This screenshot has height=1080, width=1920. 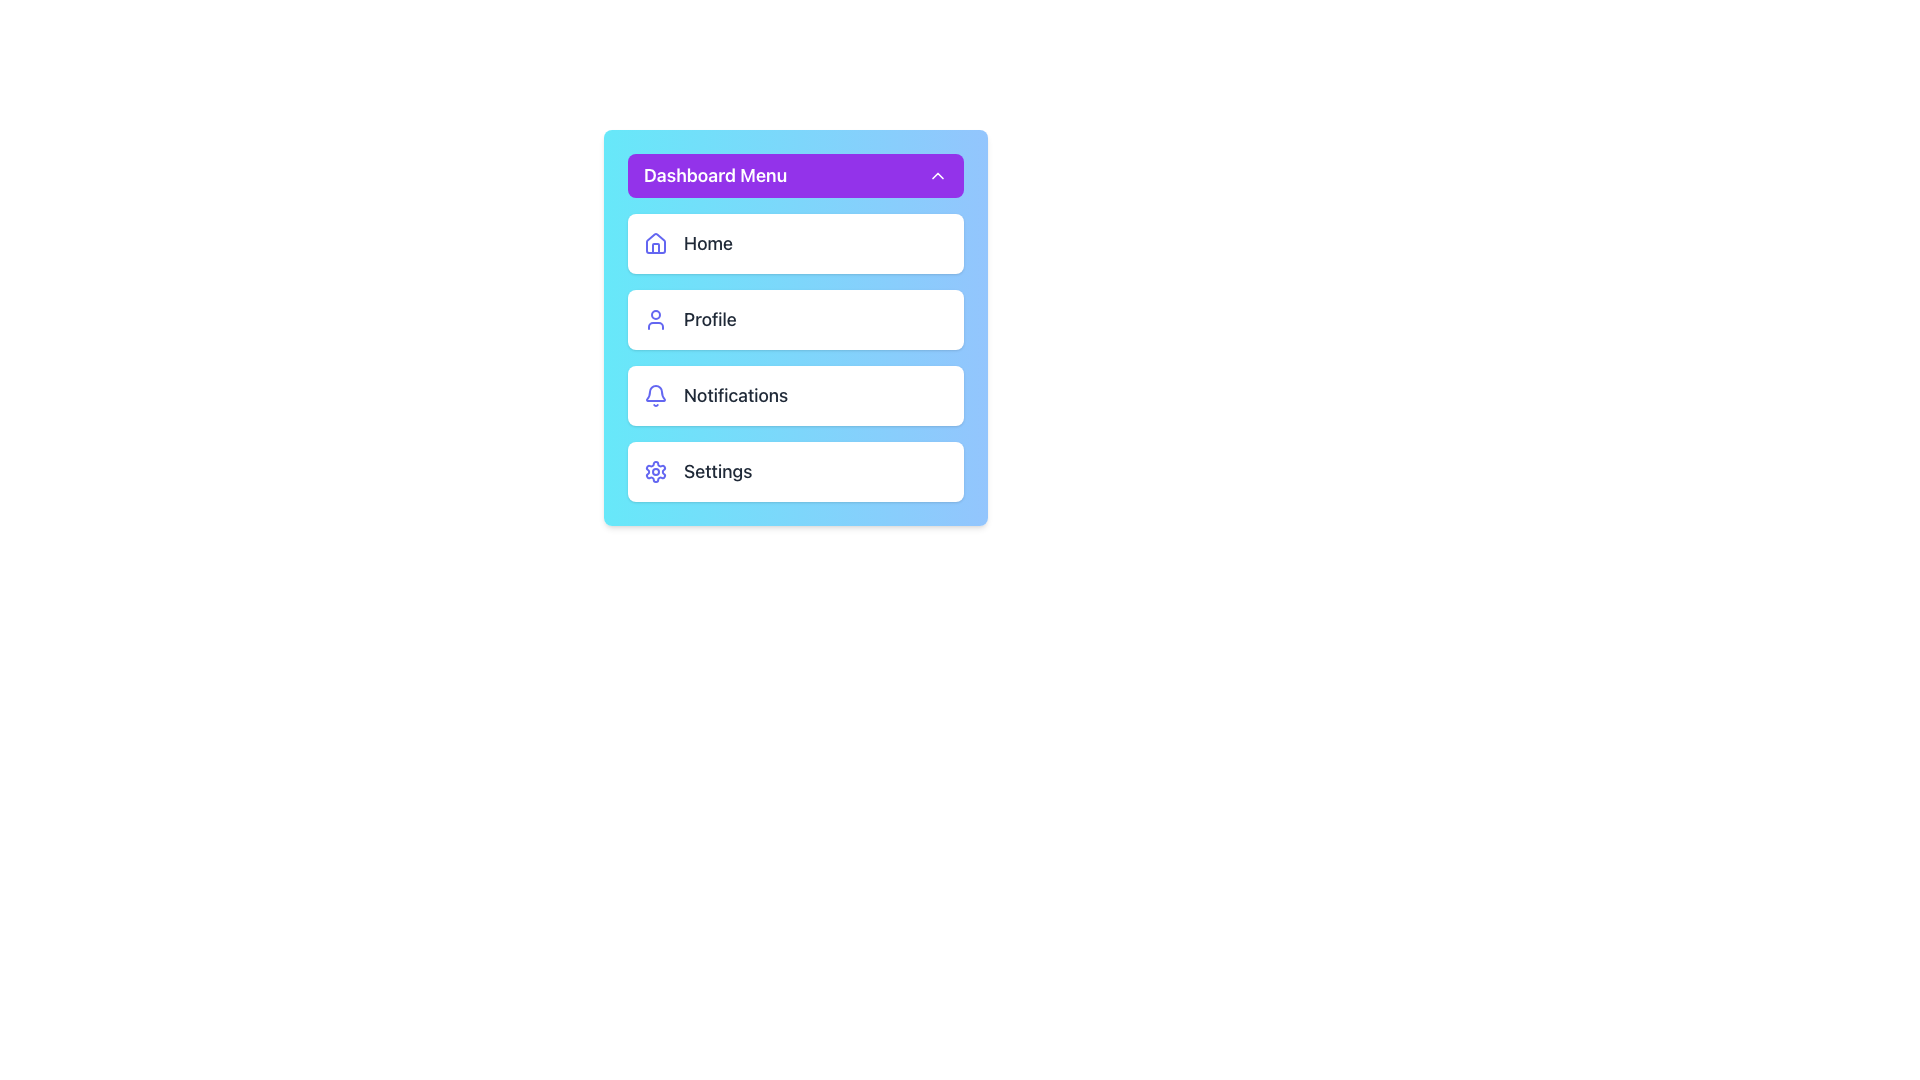 I want to click on the 'Notifications' button, which is the third item in the vertical list within the 'Dashboard Menu' box, featuring a bell icon and text, so click(x=795, y=357).